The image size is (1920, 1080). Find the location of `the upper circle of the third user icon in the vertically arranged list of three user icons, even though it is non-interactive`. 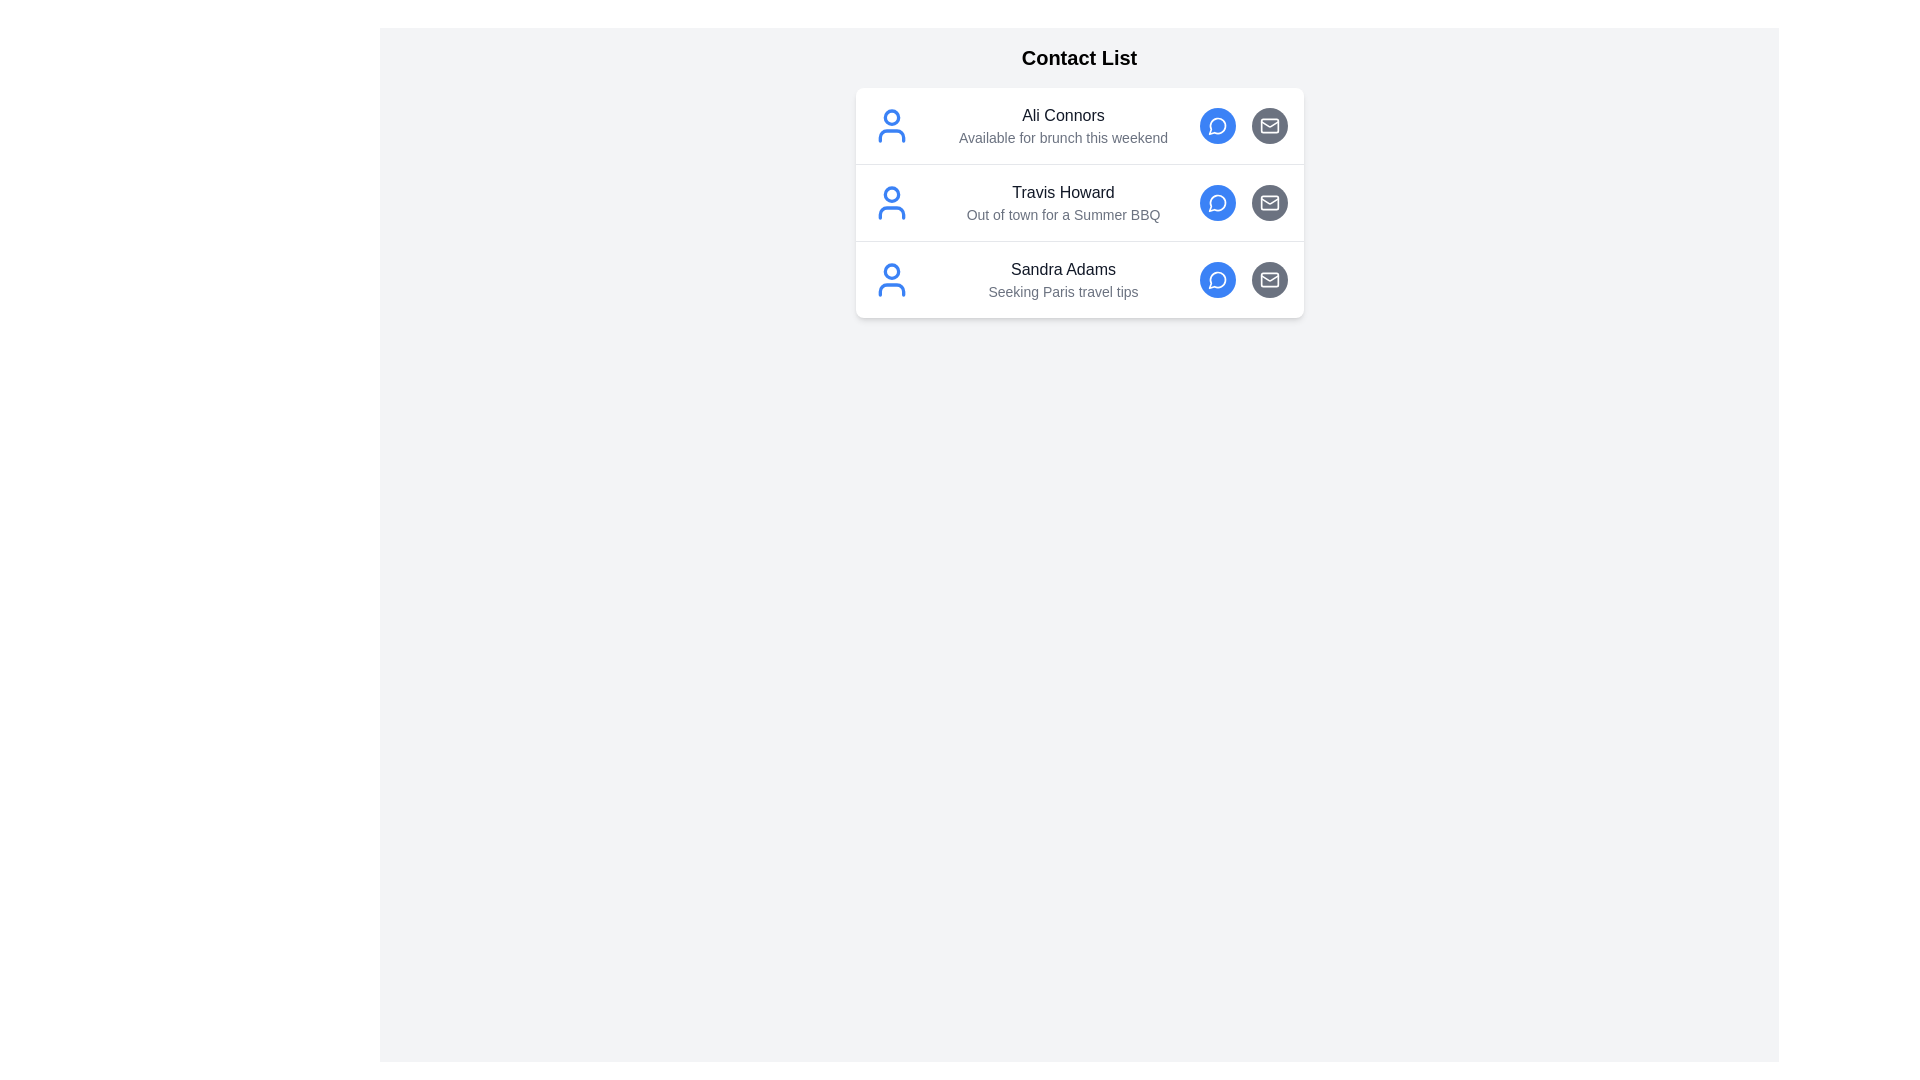

the upper circle of the third user icon in the vertically arranged list of three user icons, even though it is non-interactive is located at coordinates (890, 271).